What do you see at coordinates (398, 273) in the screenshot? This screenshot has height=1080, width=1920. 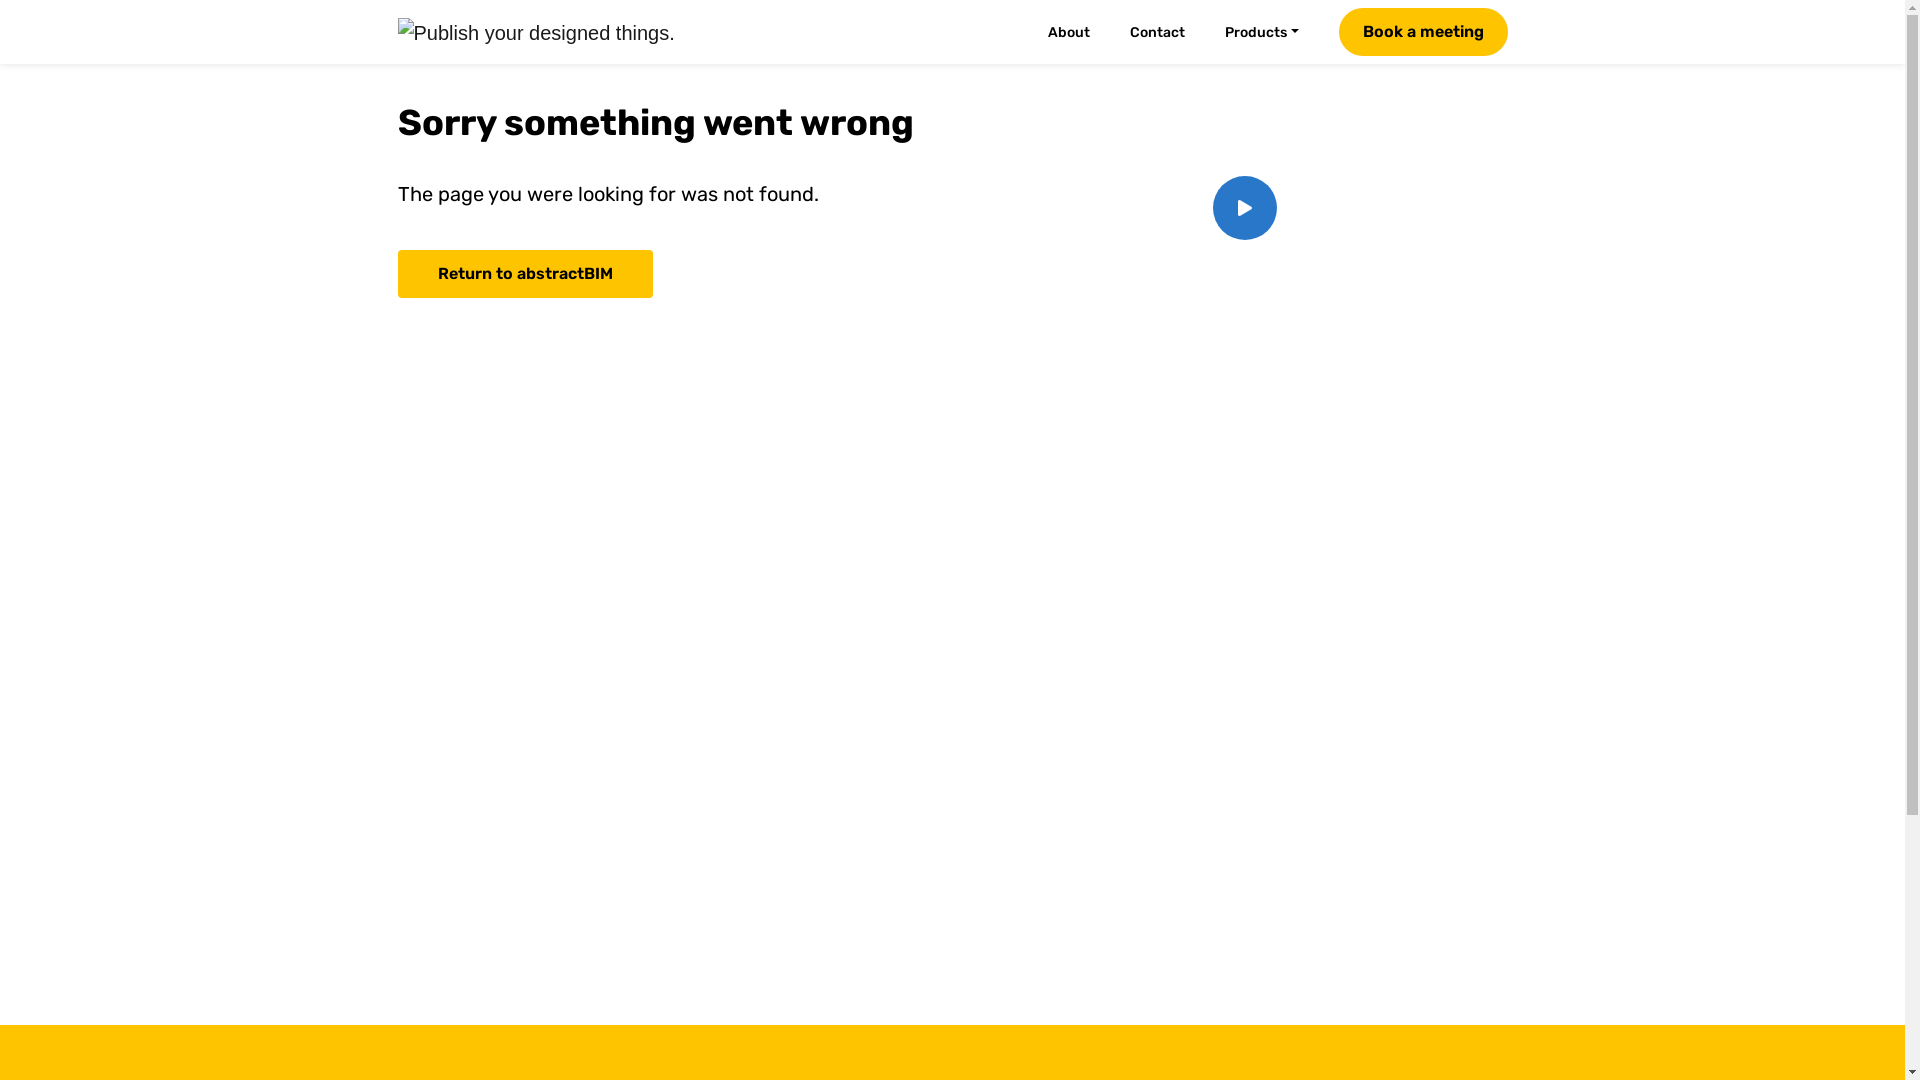 I see `'Return to abstractBIM'` at bounding box center [398, 273].